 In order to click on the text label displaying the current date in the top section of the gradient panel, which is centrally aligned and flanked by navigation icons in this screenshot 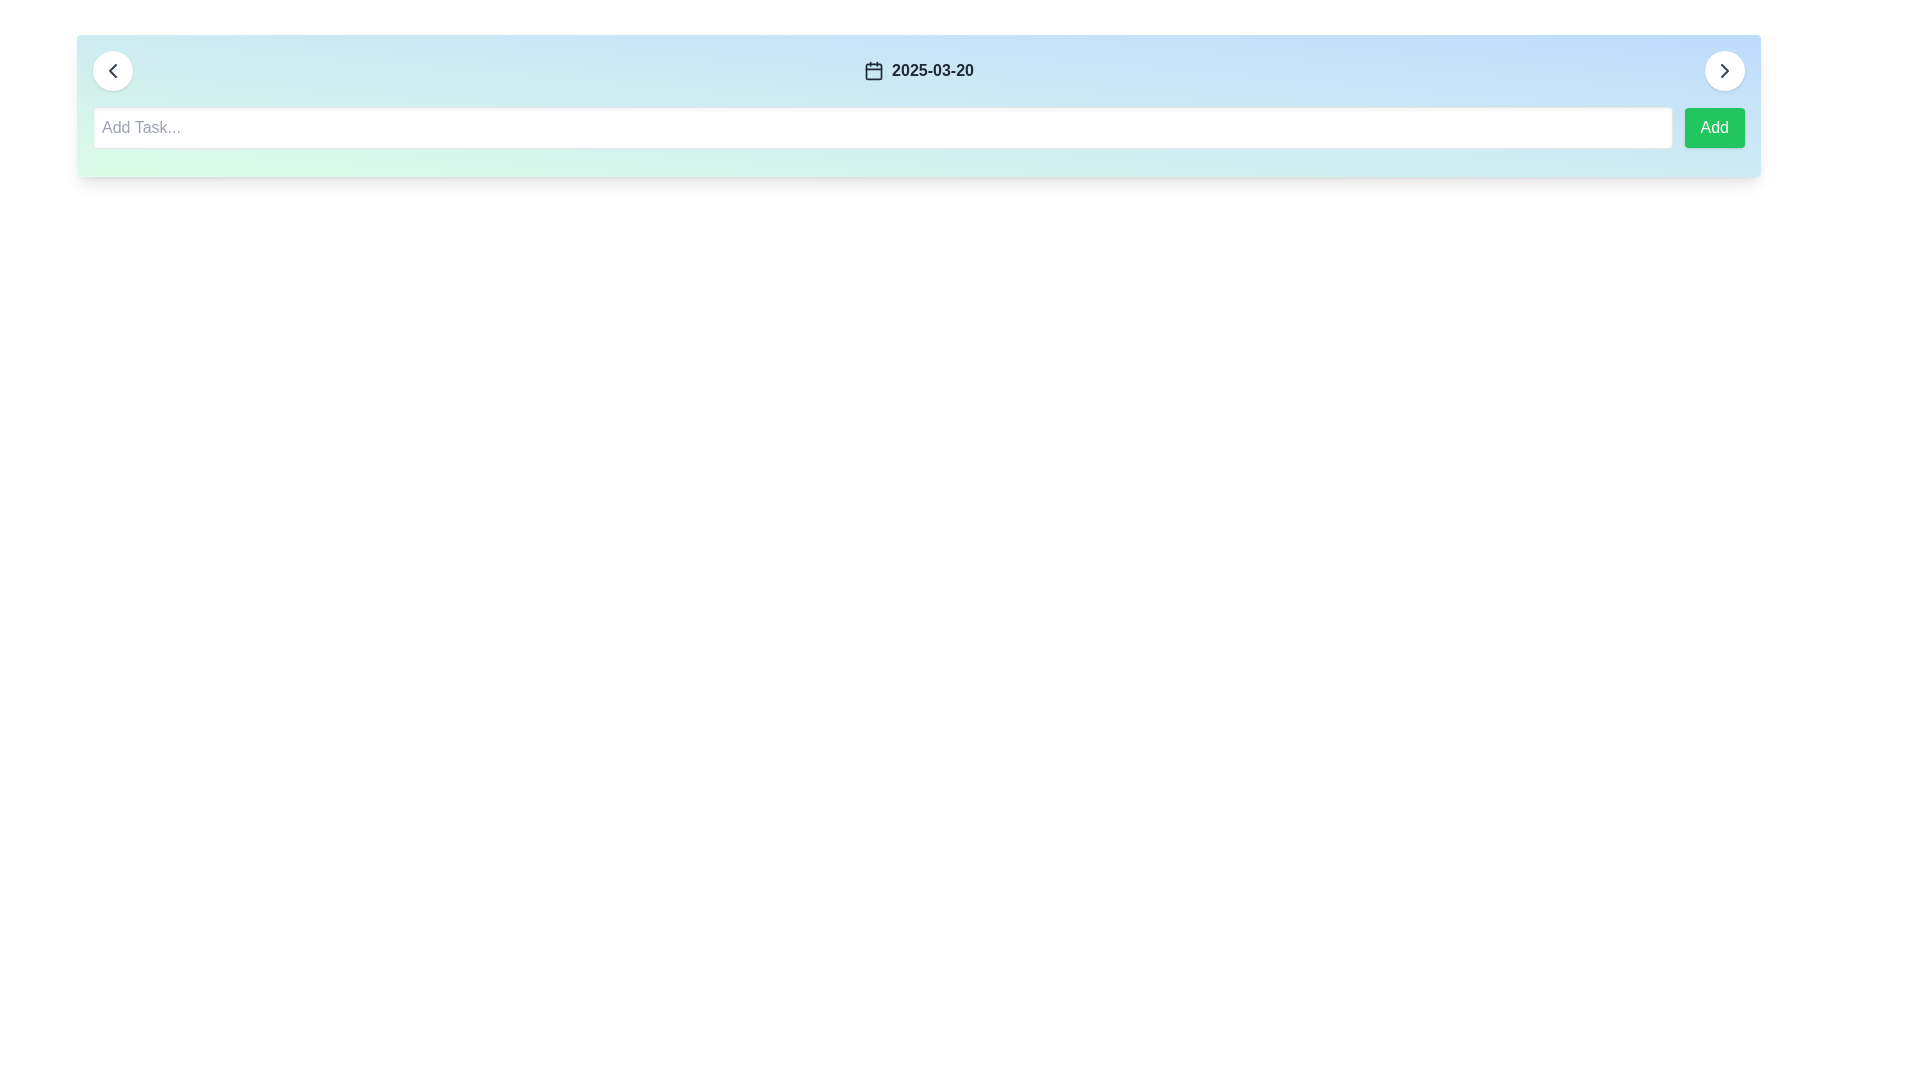, I will do `click(917, 69)`.